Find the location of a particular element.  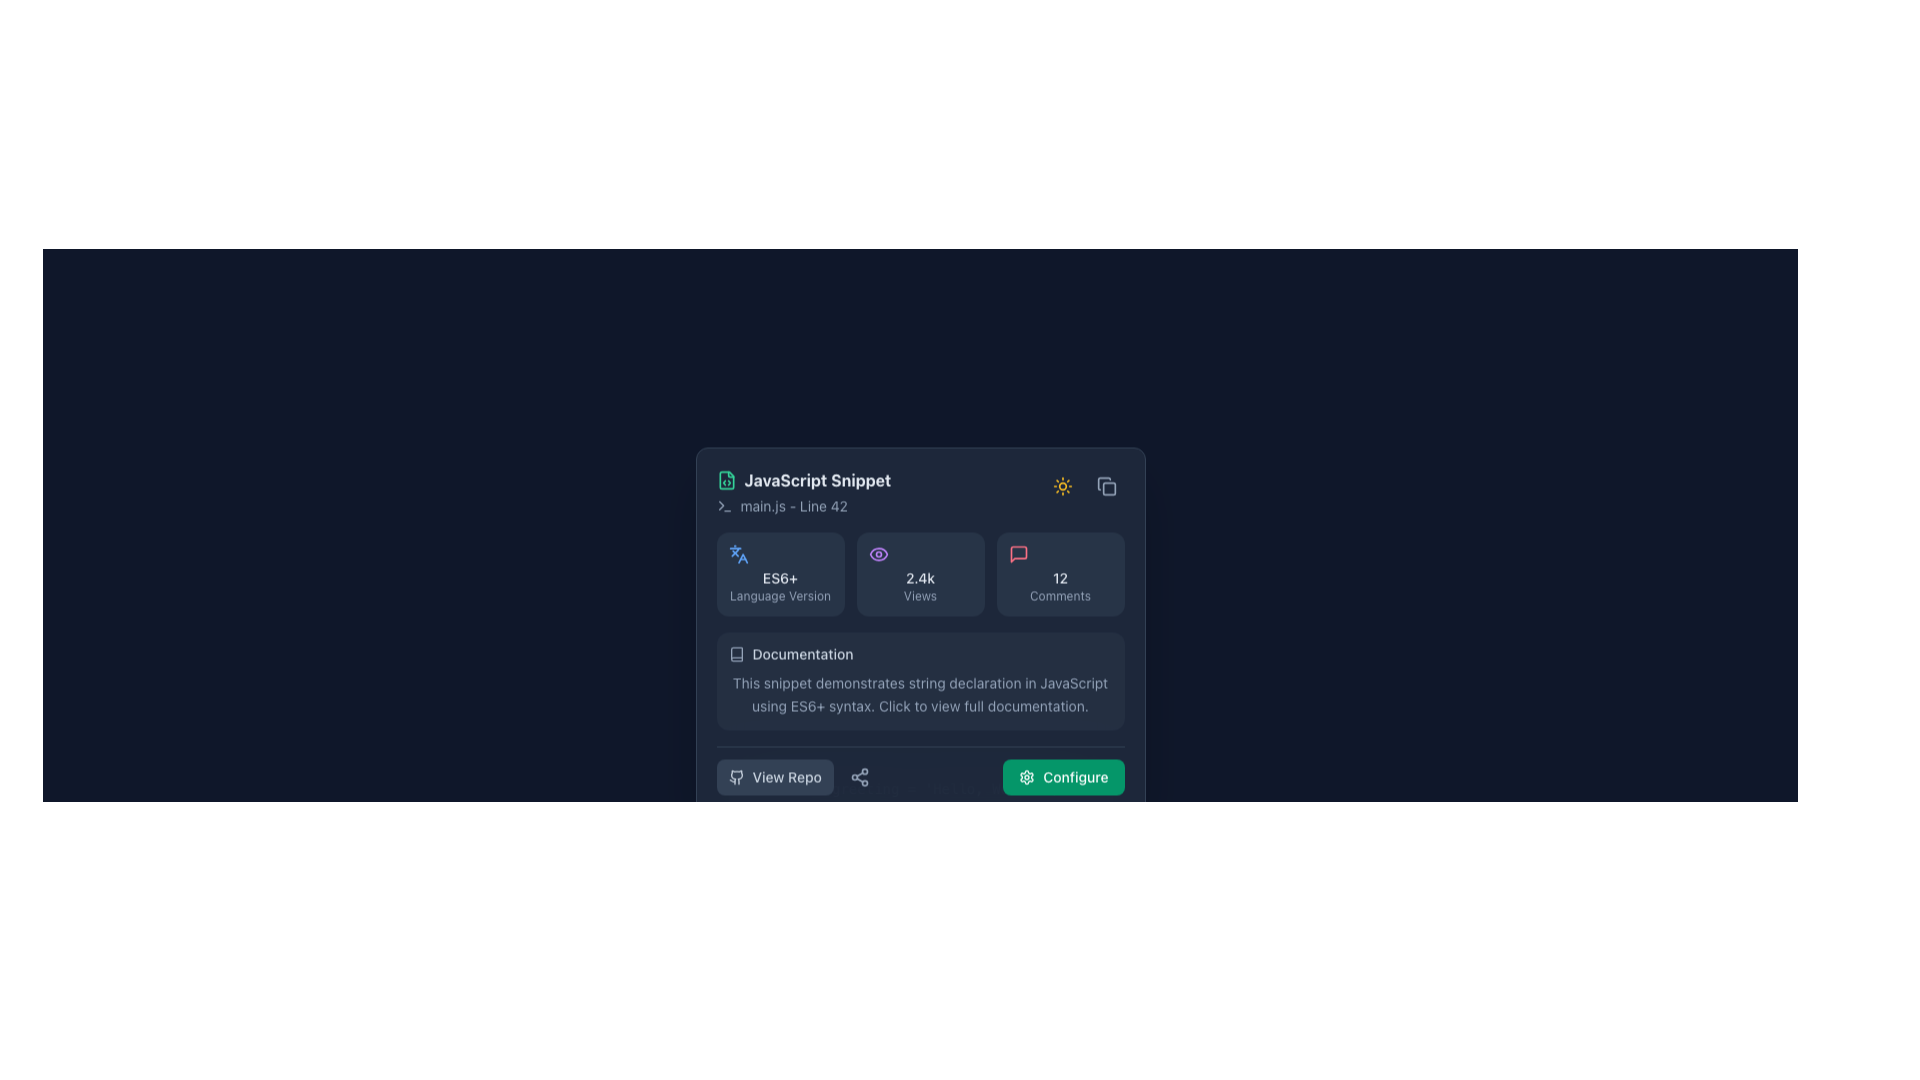

the square button with a copy icon in the center, which has a dark background that changes to a lighter shade on hover is located at coordinates (1105, 486).